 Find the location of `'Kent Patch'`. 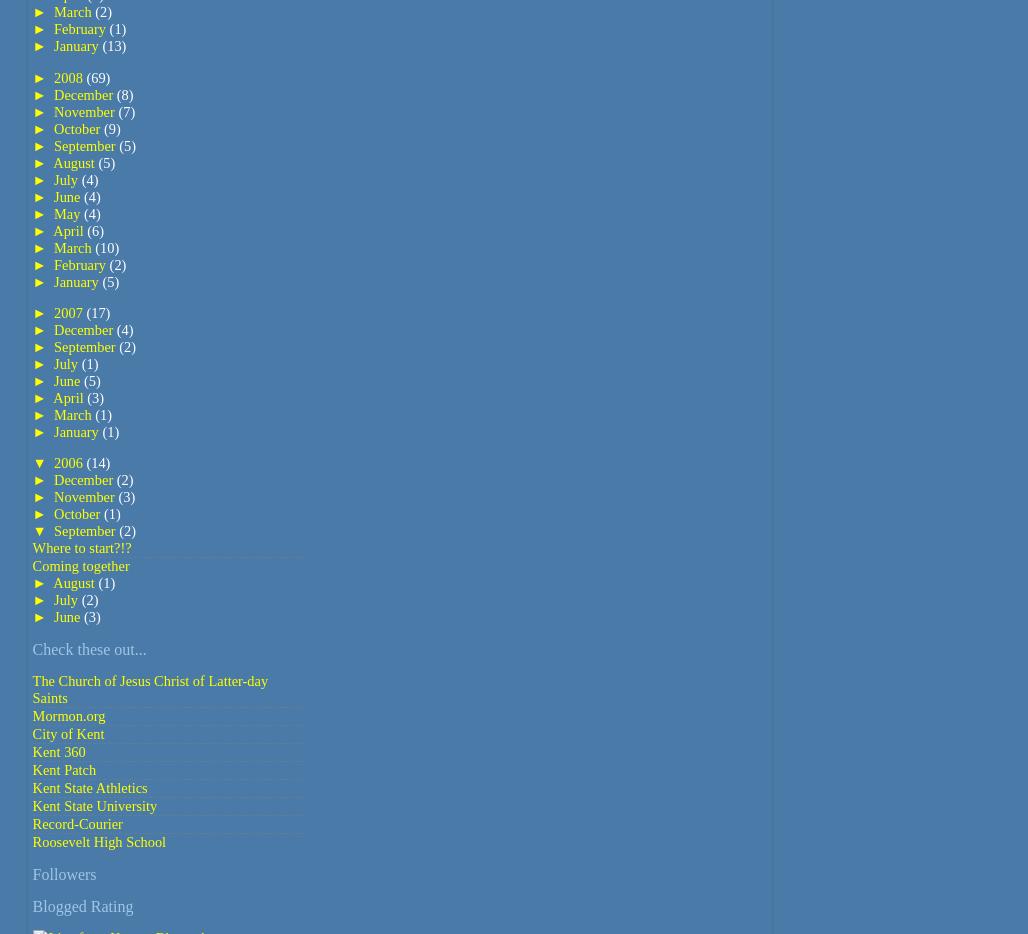

'Kent Patch' is located at coordinates (64, 768).